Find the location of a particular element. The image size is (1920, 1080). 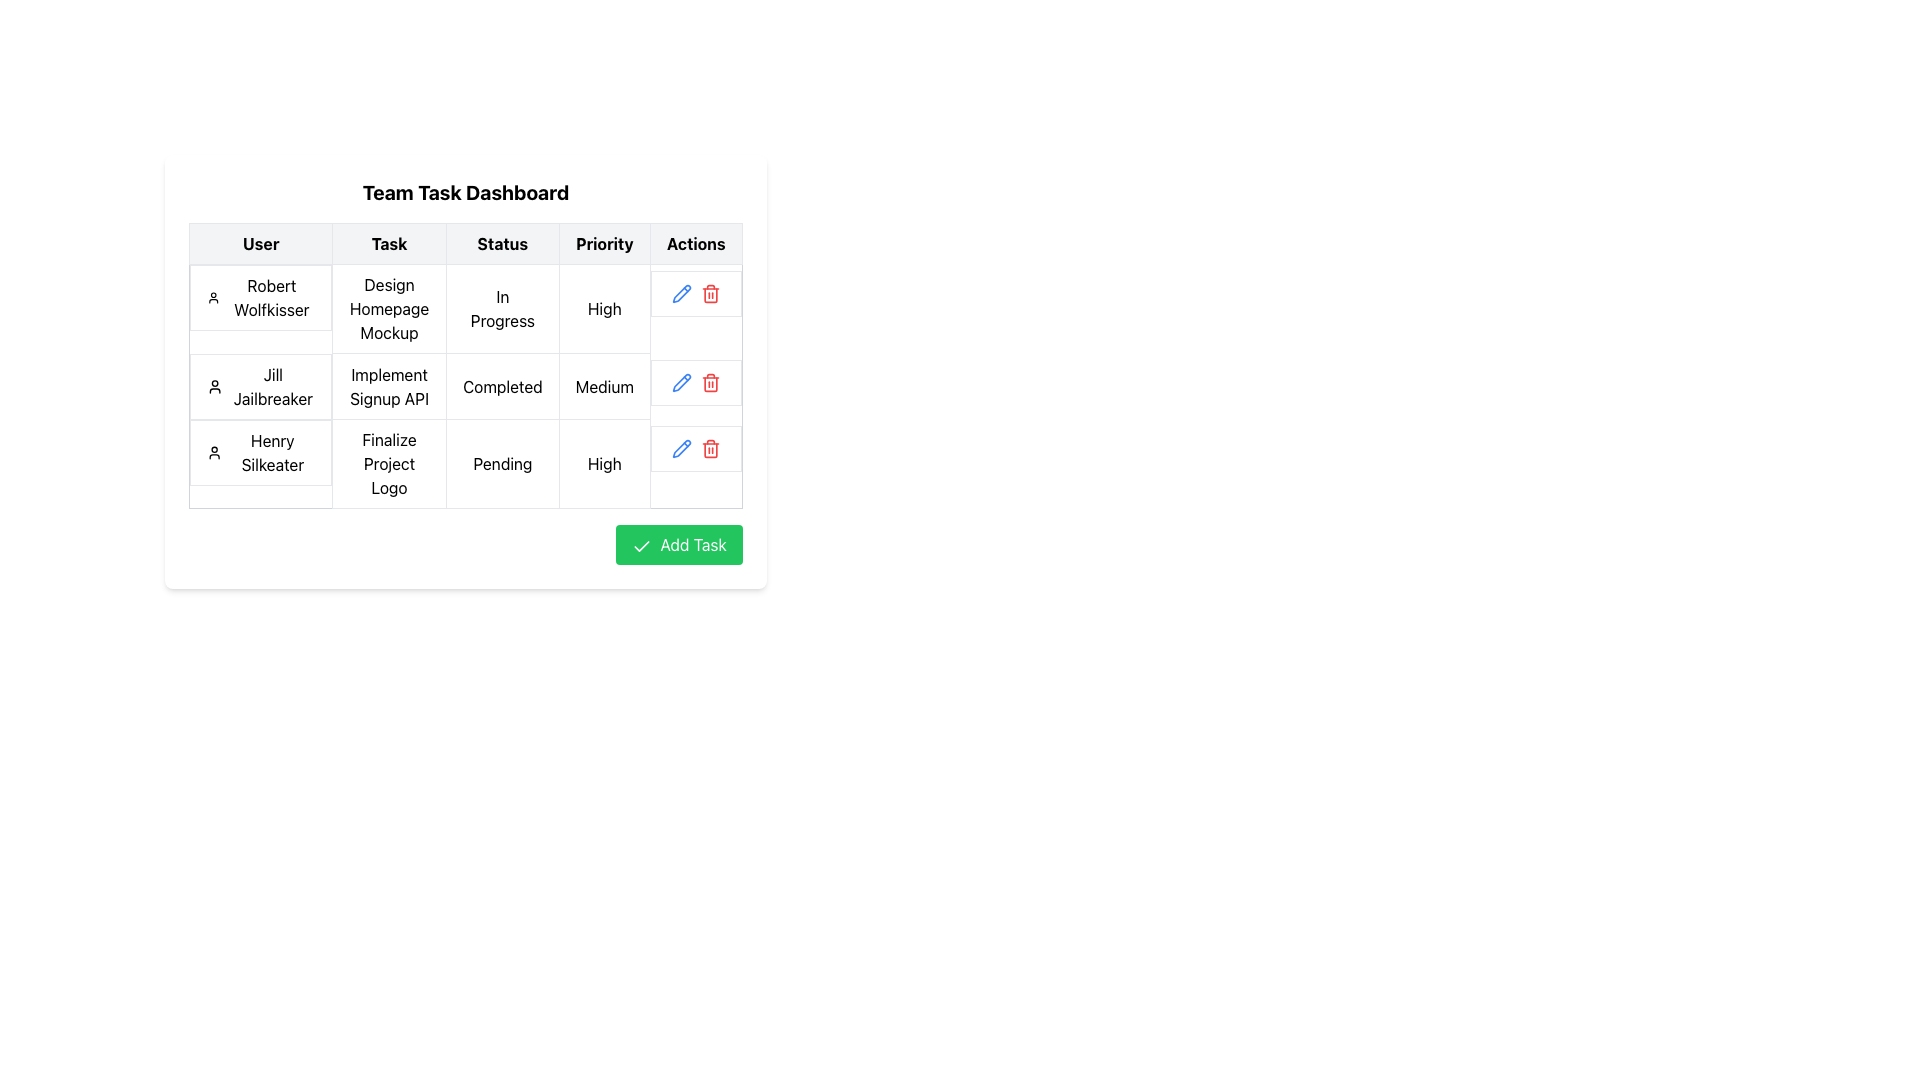

the 'High' priority indicator for the task 'Design Homepage Mockup' in the 'Priority' column under the row labeled 'Robert Wolfkisser' is located at coordinates (603, 308).